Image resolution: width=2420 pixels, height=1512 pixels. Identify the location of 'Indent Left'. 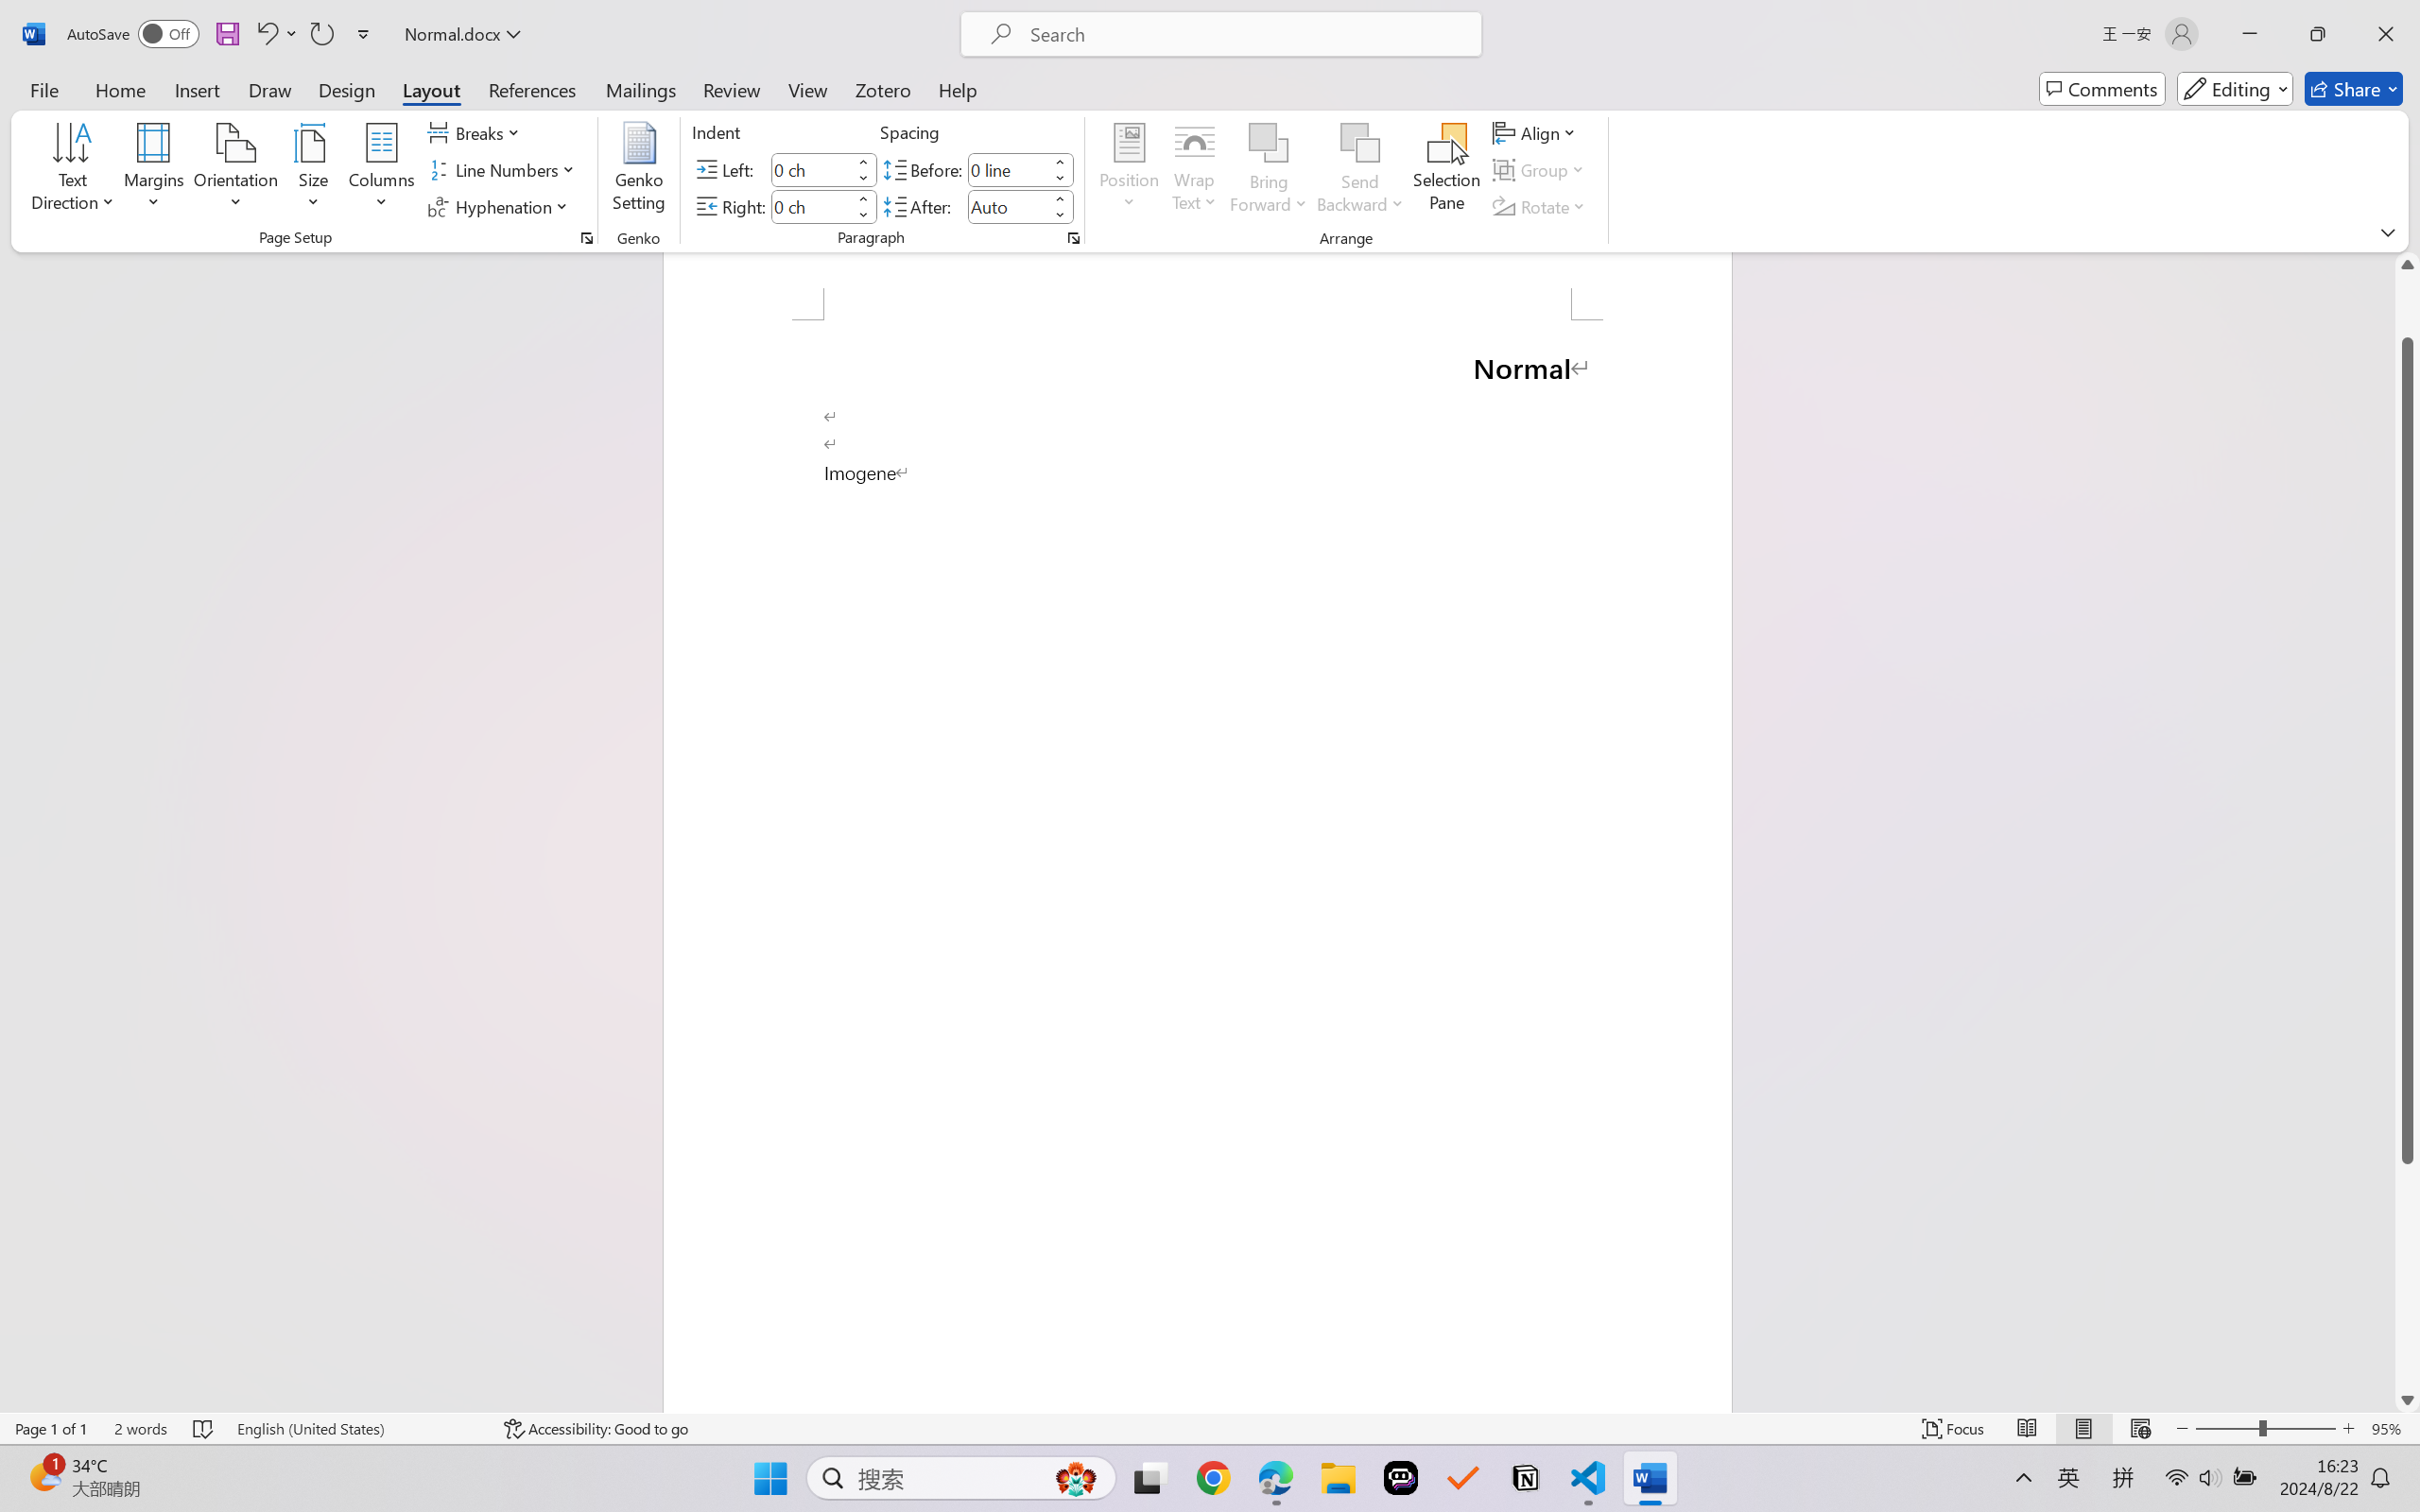
(810, 168).